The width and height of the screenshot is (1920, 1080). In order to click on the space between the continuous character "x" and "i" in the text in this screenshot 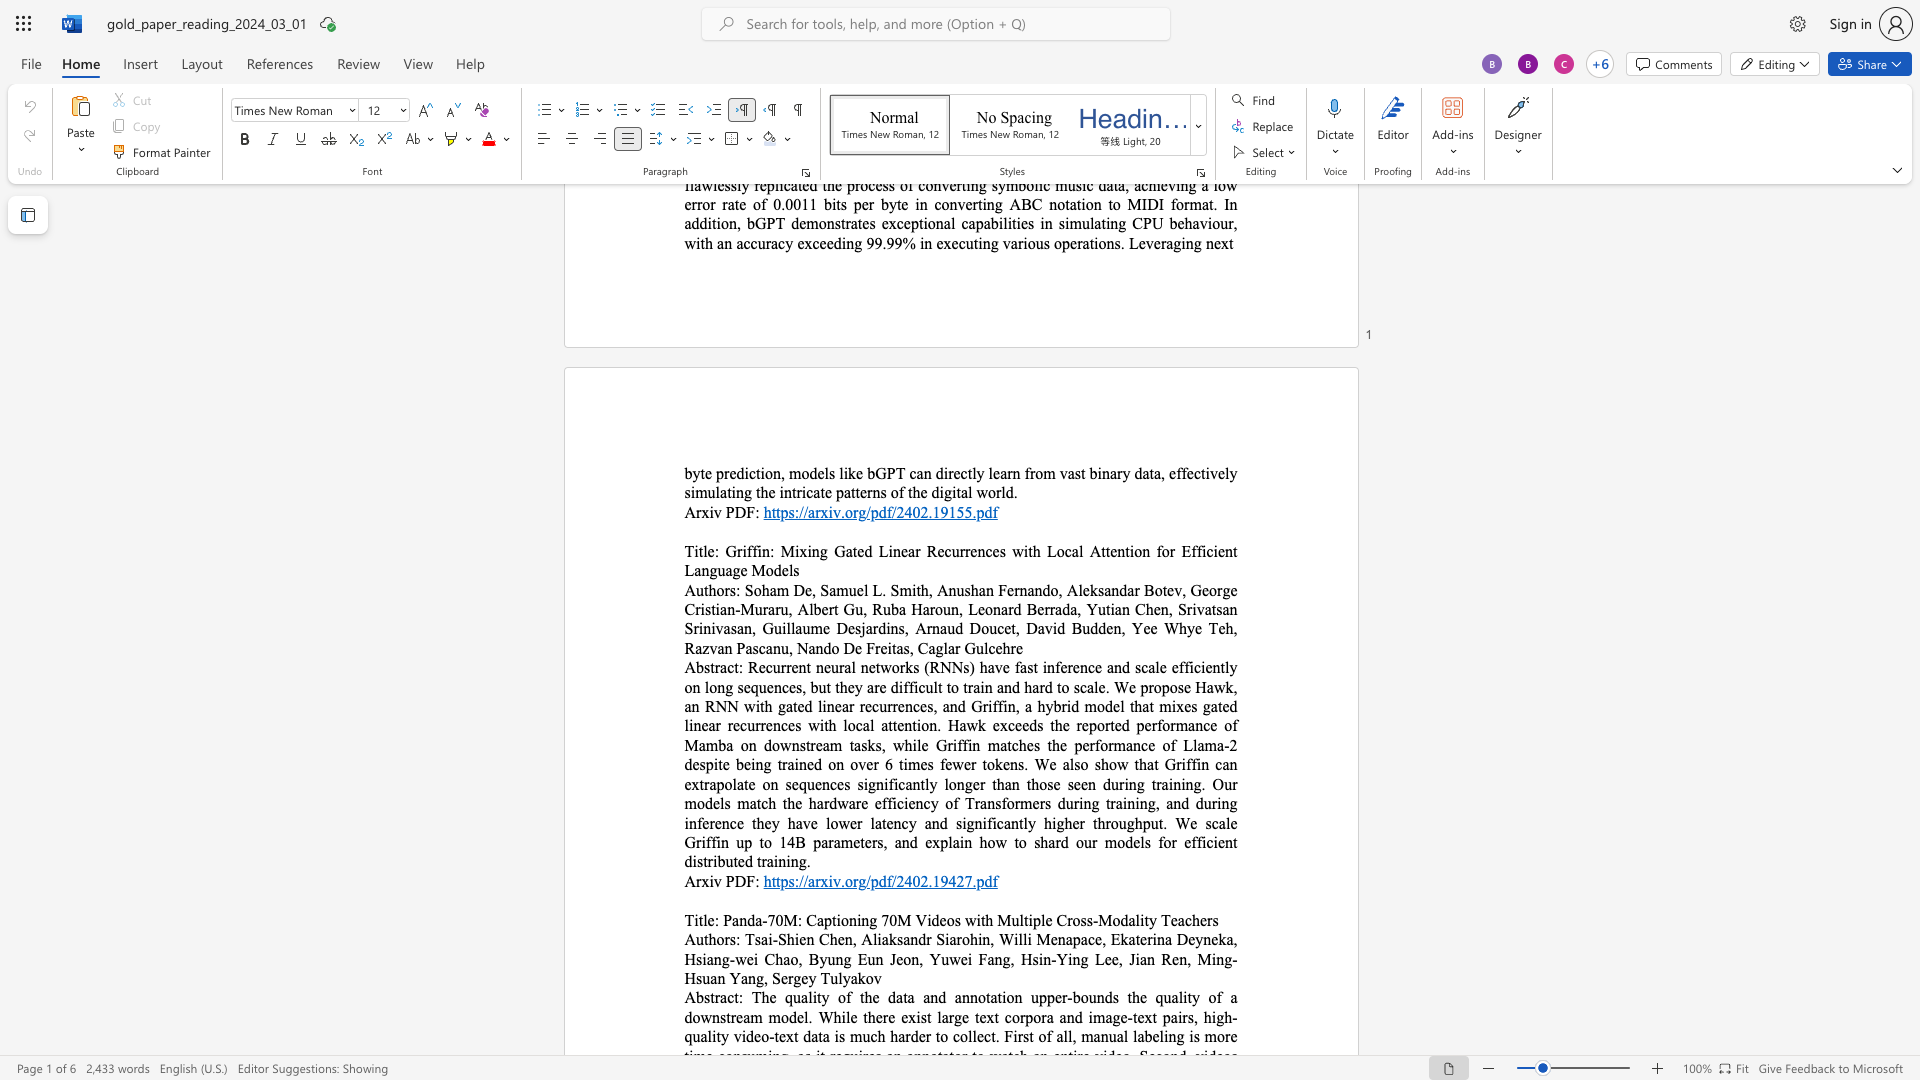, I will do `click(708, 880)`.